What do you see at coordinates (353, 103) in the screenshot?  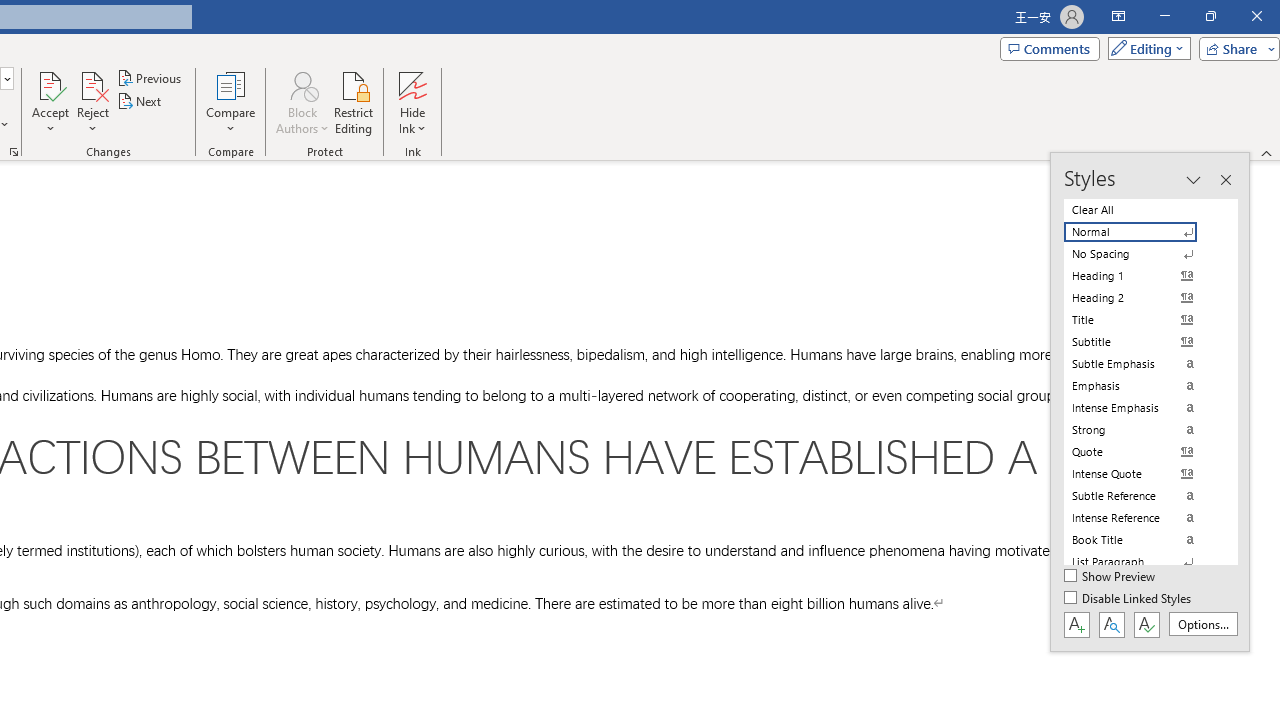 I see `'Restrict Editing'` at bounding box center [353, 103].